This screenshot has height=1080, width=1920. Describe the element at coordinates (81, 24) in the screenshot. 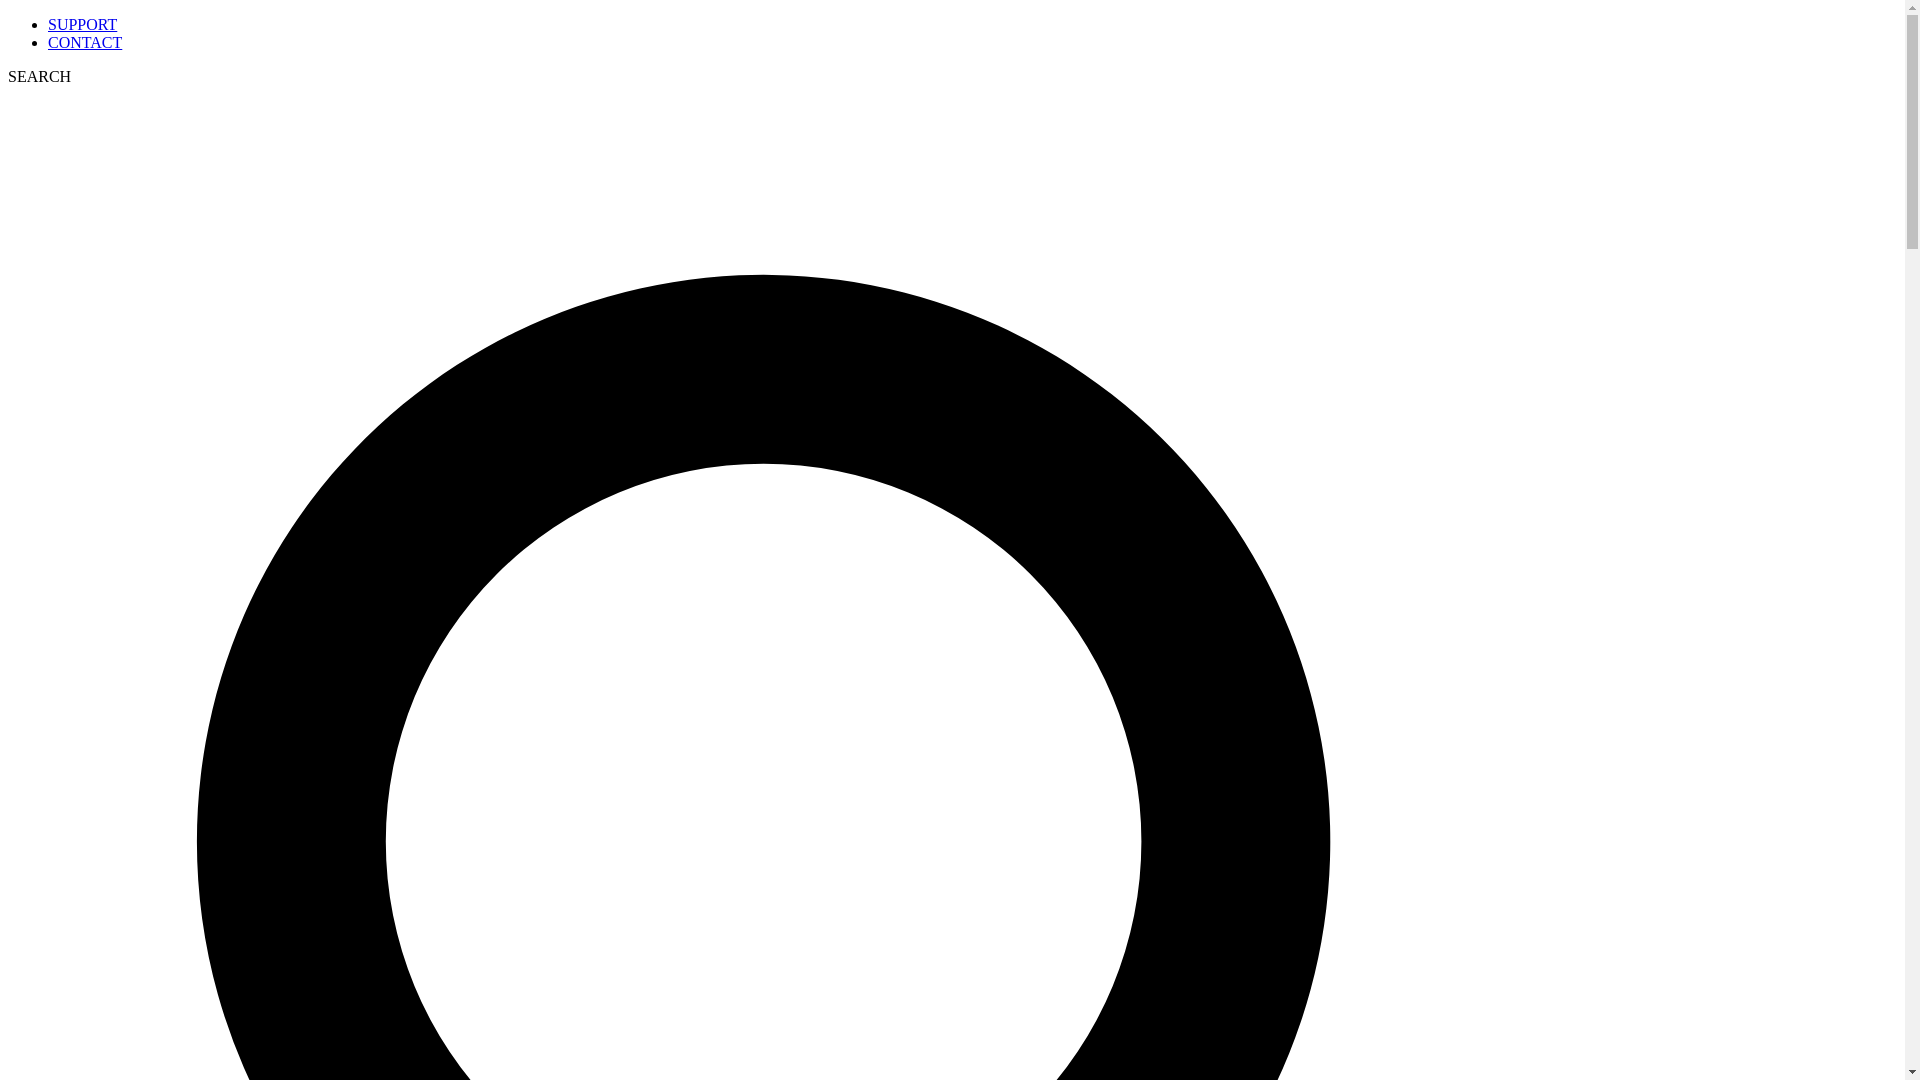

I see `'SUPPORT'` at that location.